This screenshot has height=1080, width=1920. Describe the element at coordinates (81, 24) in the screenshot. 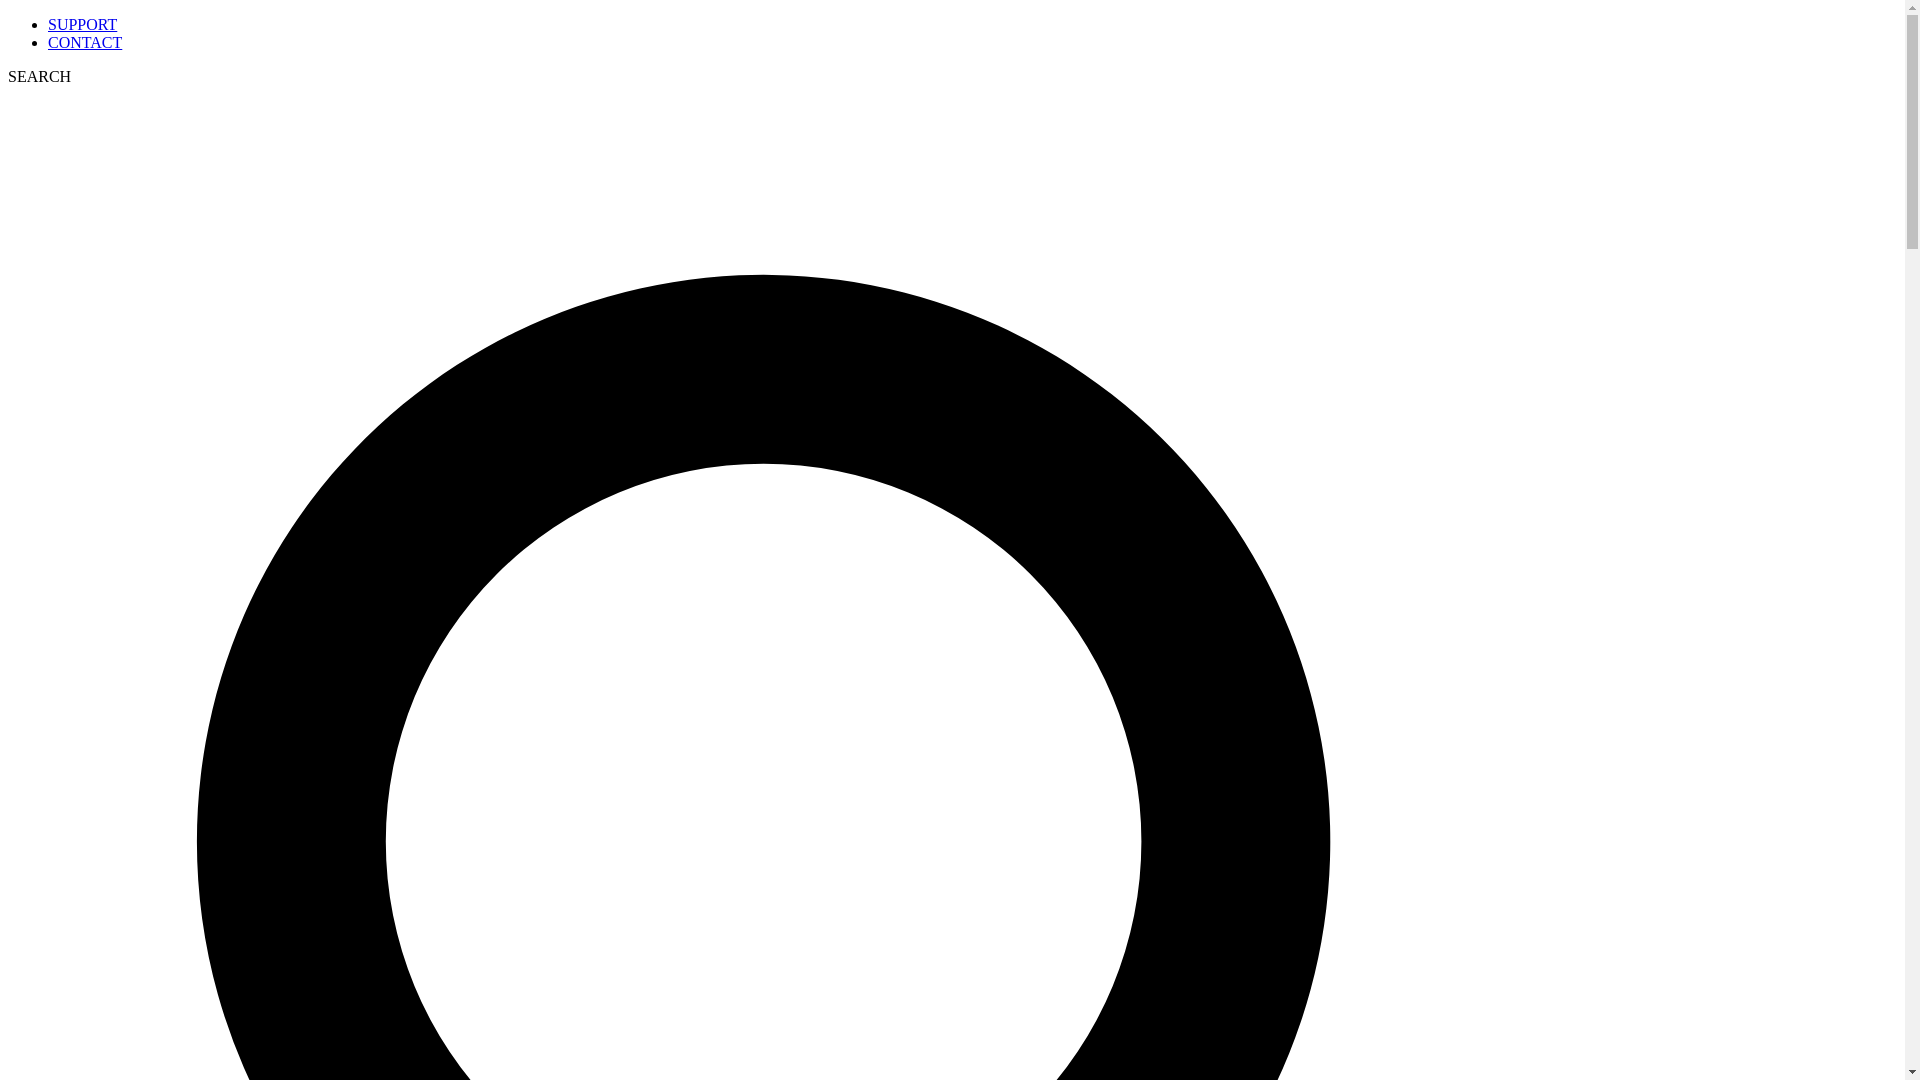

I see `'SUPPORT'` at that location.